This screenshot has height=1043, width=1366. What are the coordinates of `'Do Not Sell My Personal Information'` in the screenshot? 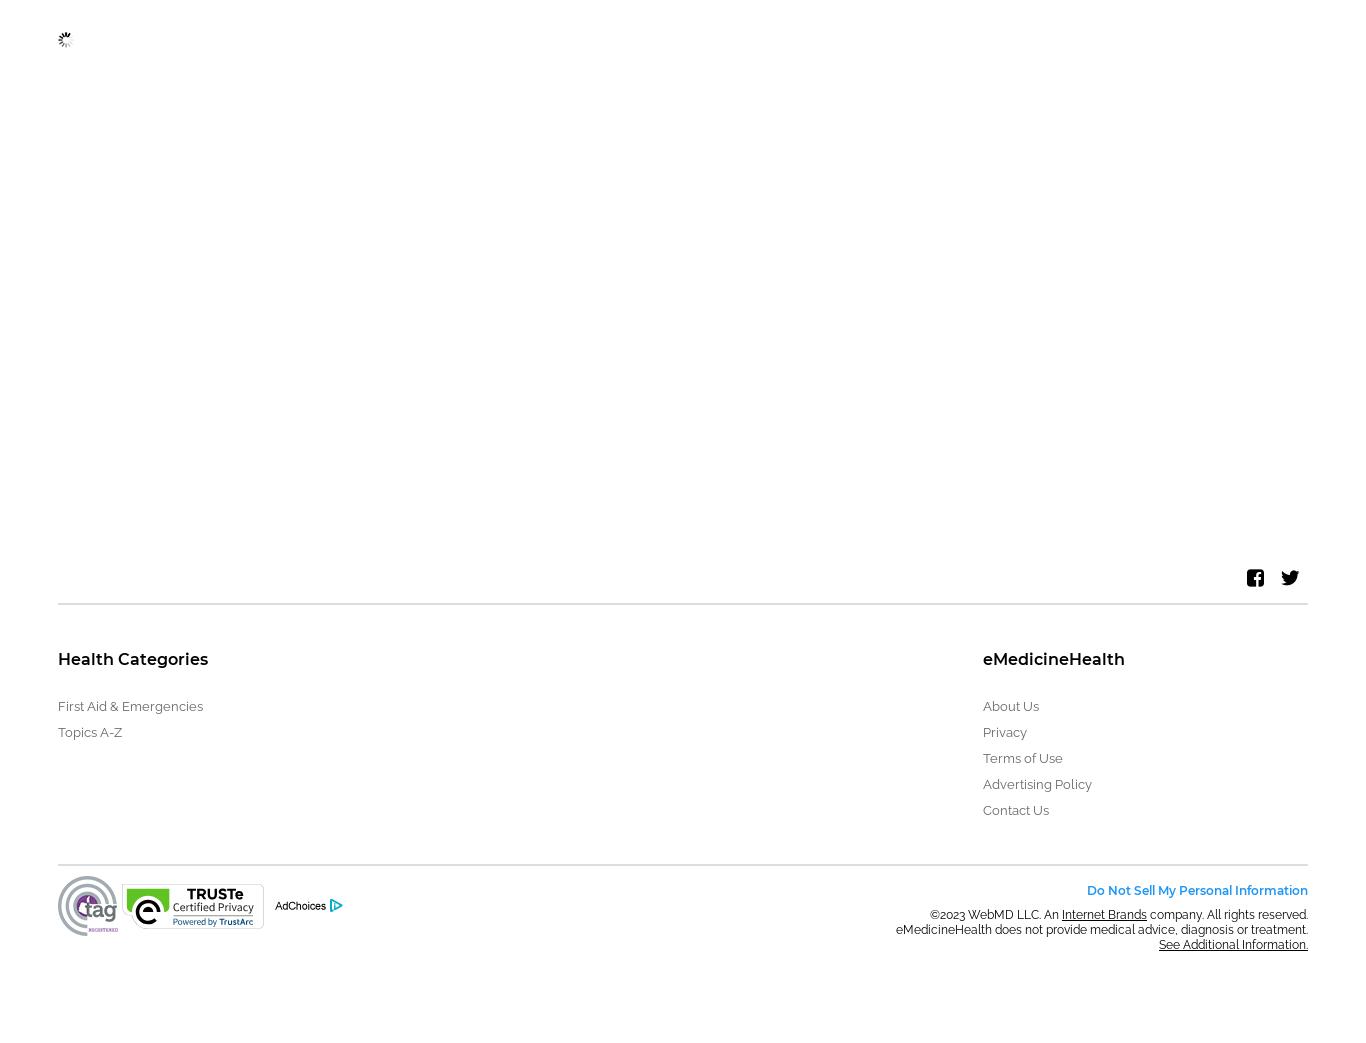 It's located at (1197, 890).